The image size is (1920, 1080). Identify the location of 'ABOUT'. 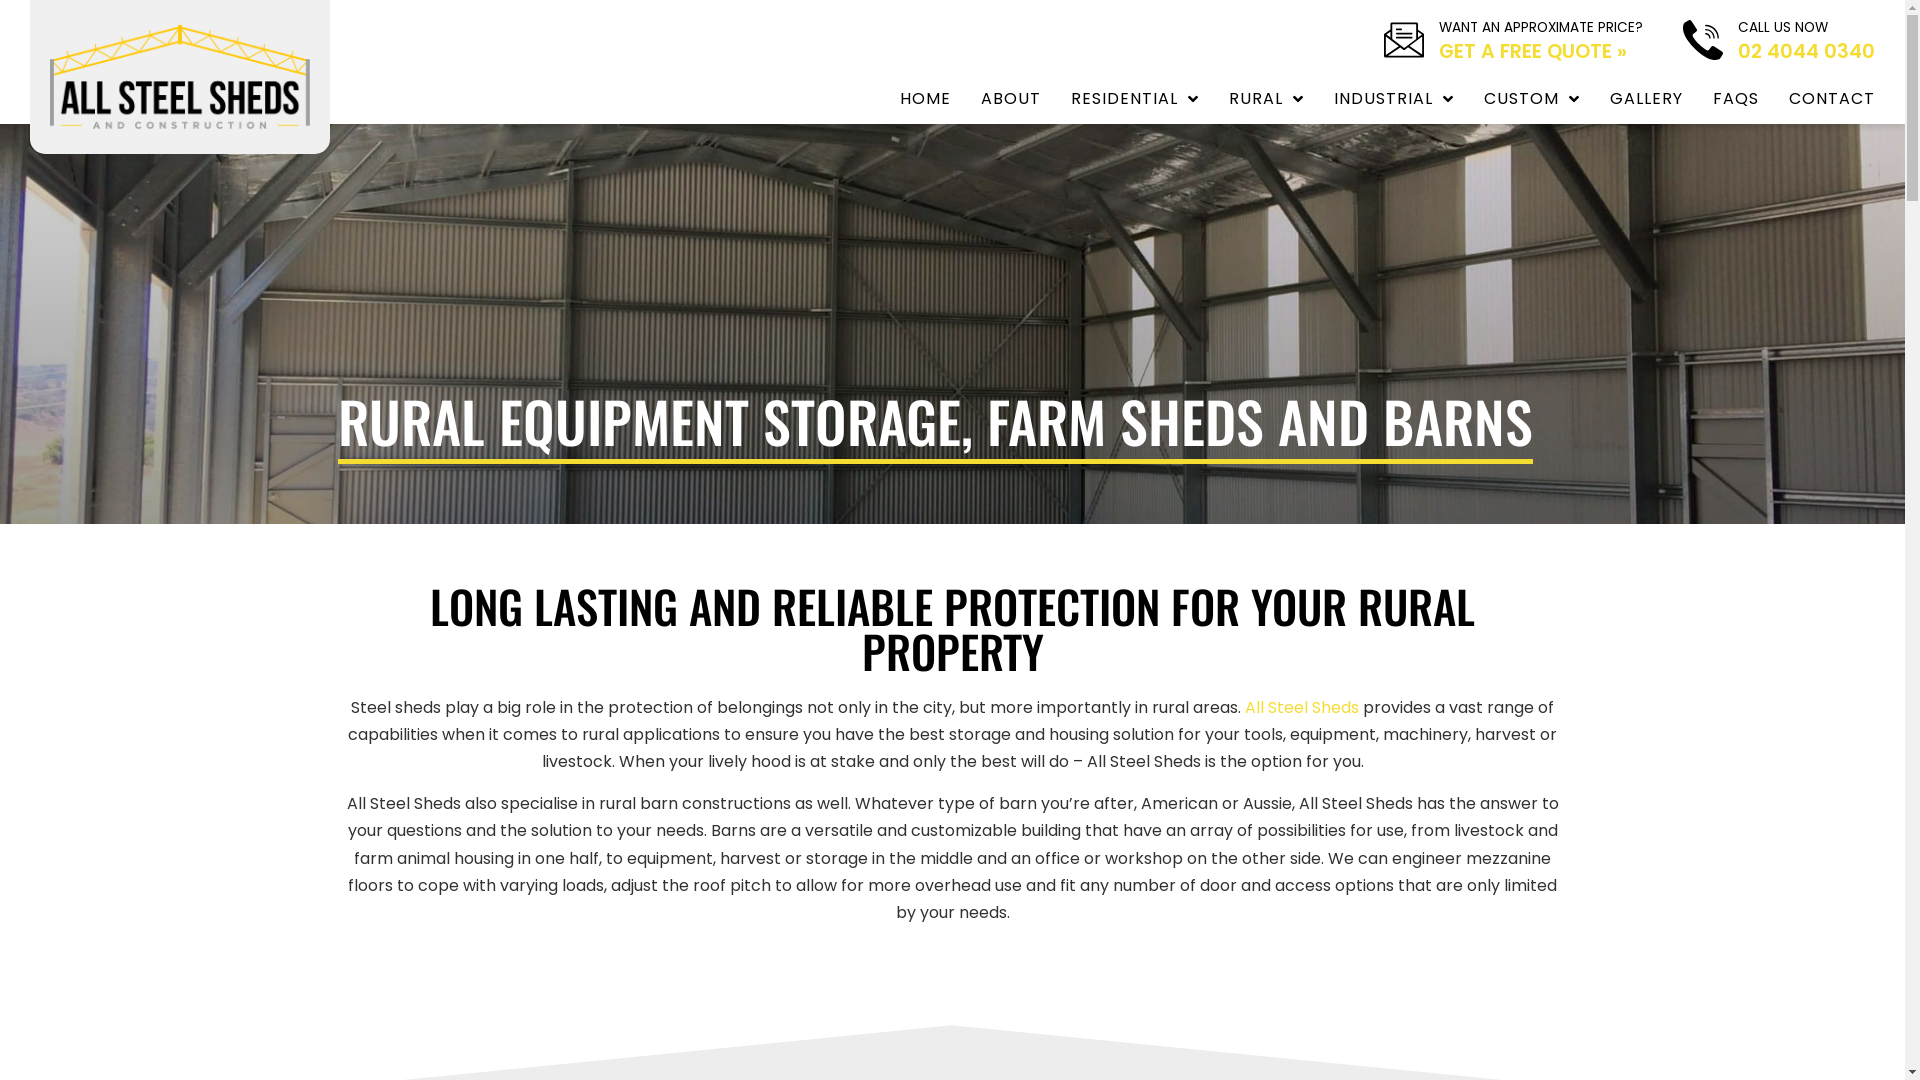
(1011, 99).